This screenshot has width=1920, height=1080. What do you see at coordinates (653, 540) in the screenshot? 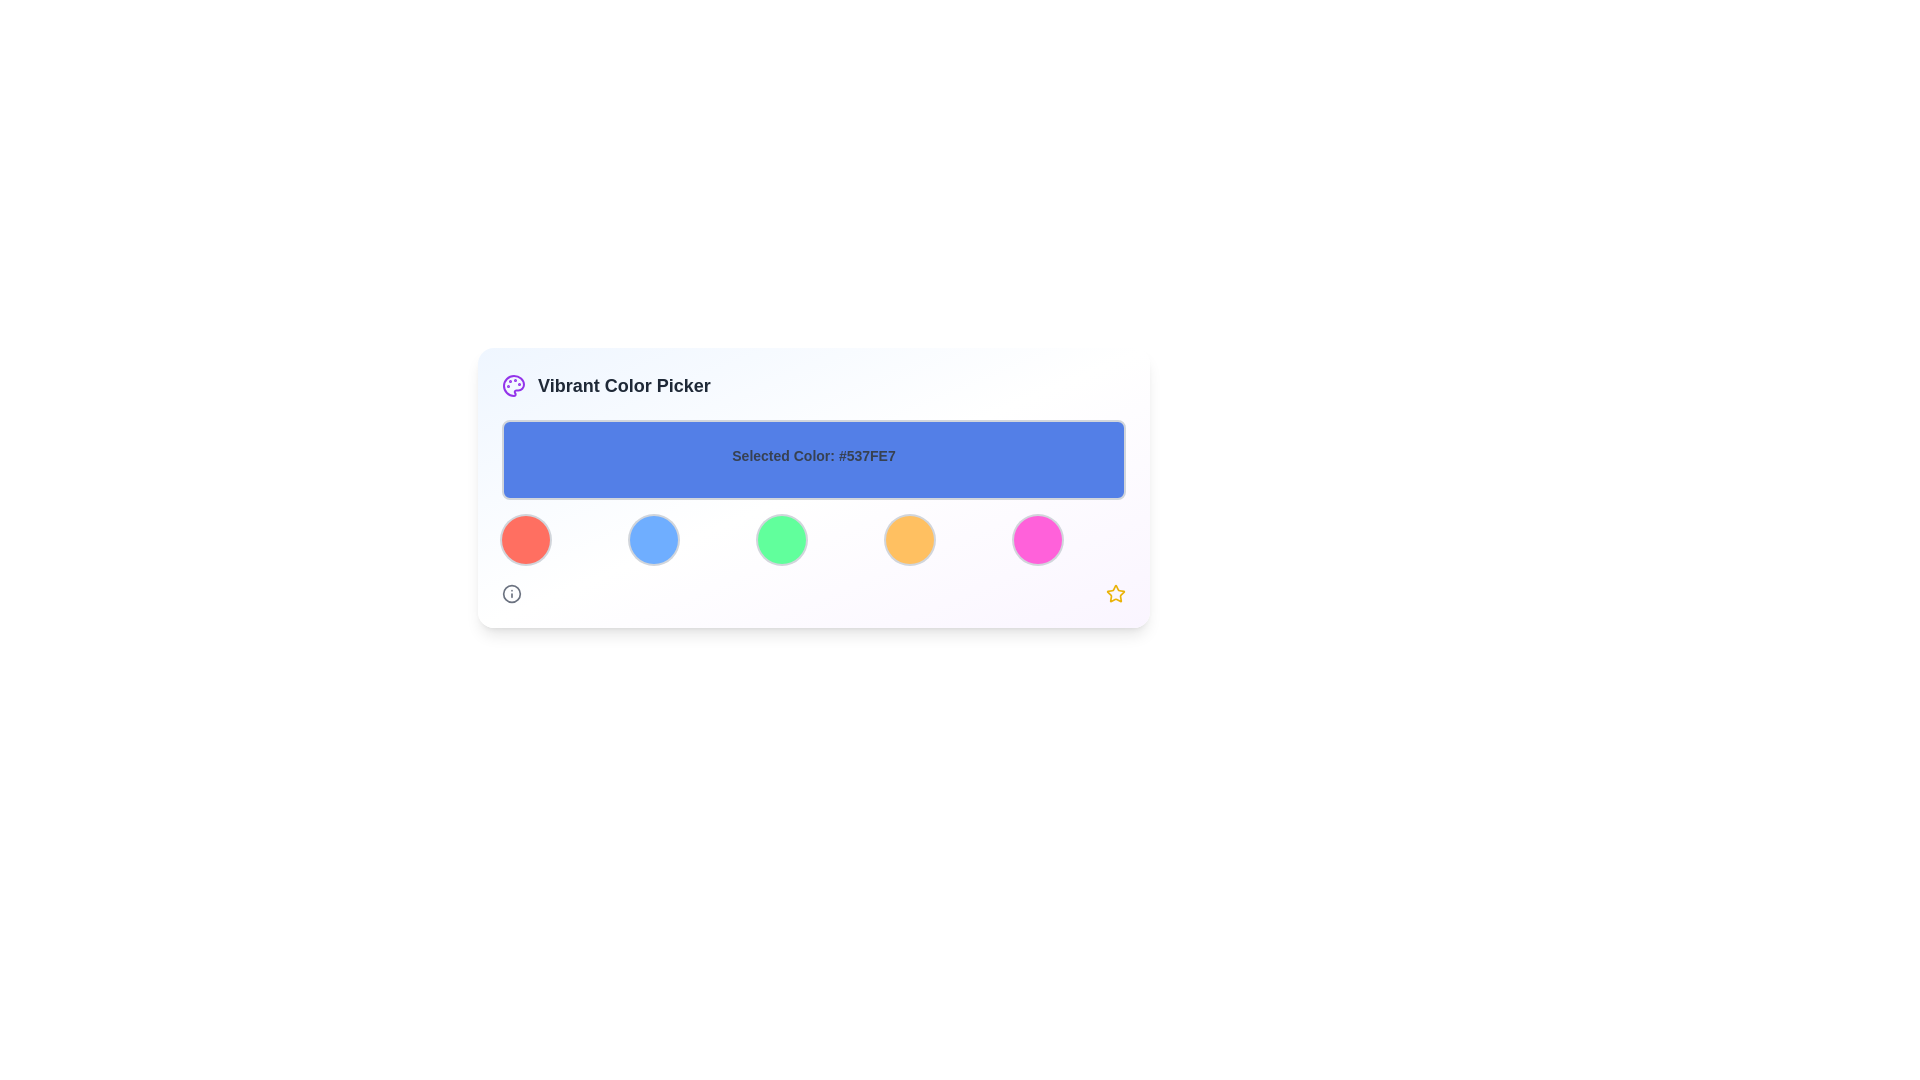
I see `the second circular button in the color palette to observe the scaling effect` at bounding box center [653, 540].